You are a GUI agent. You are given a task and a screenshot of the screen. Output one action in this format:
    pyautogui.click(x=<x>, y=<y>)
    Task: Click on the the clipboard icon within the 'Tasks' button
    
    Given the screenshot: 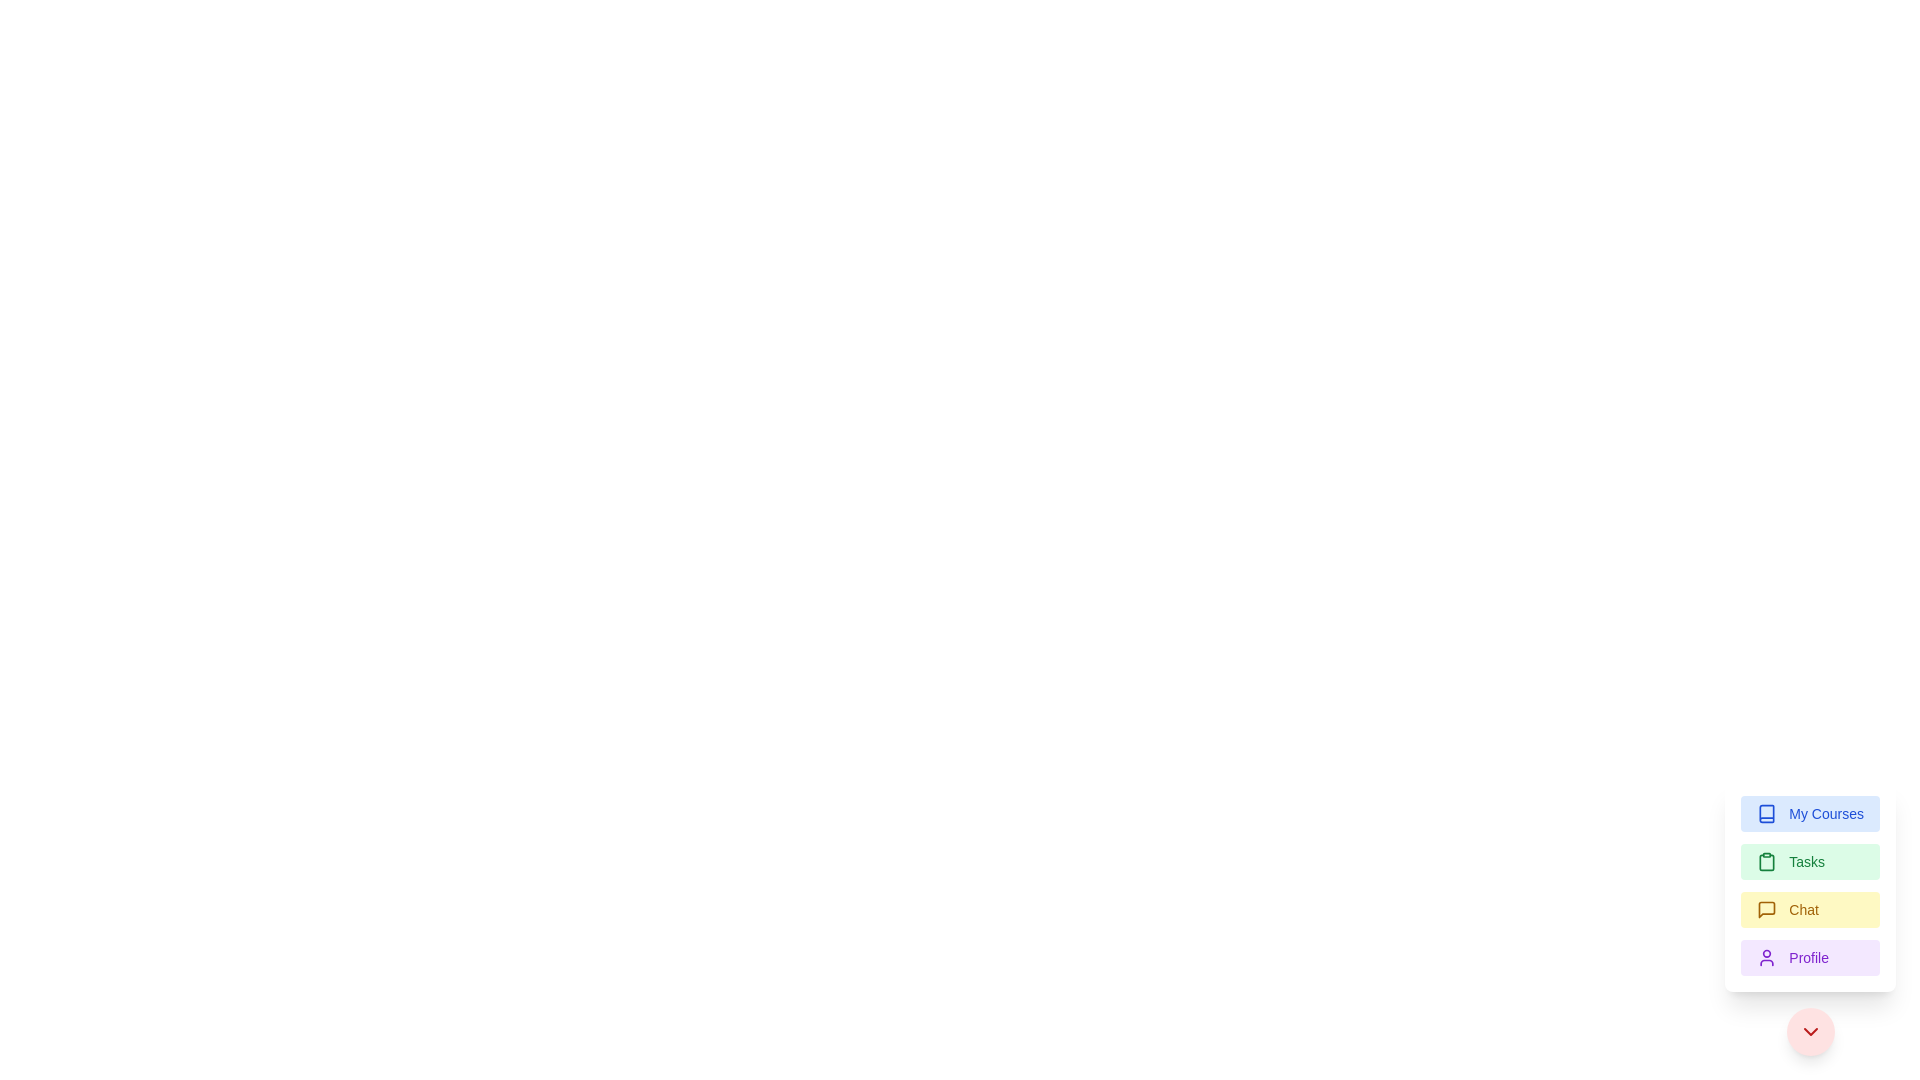 What is the action you would take?
    pyautogui.click(x=1767, y=860)
    